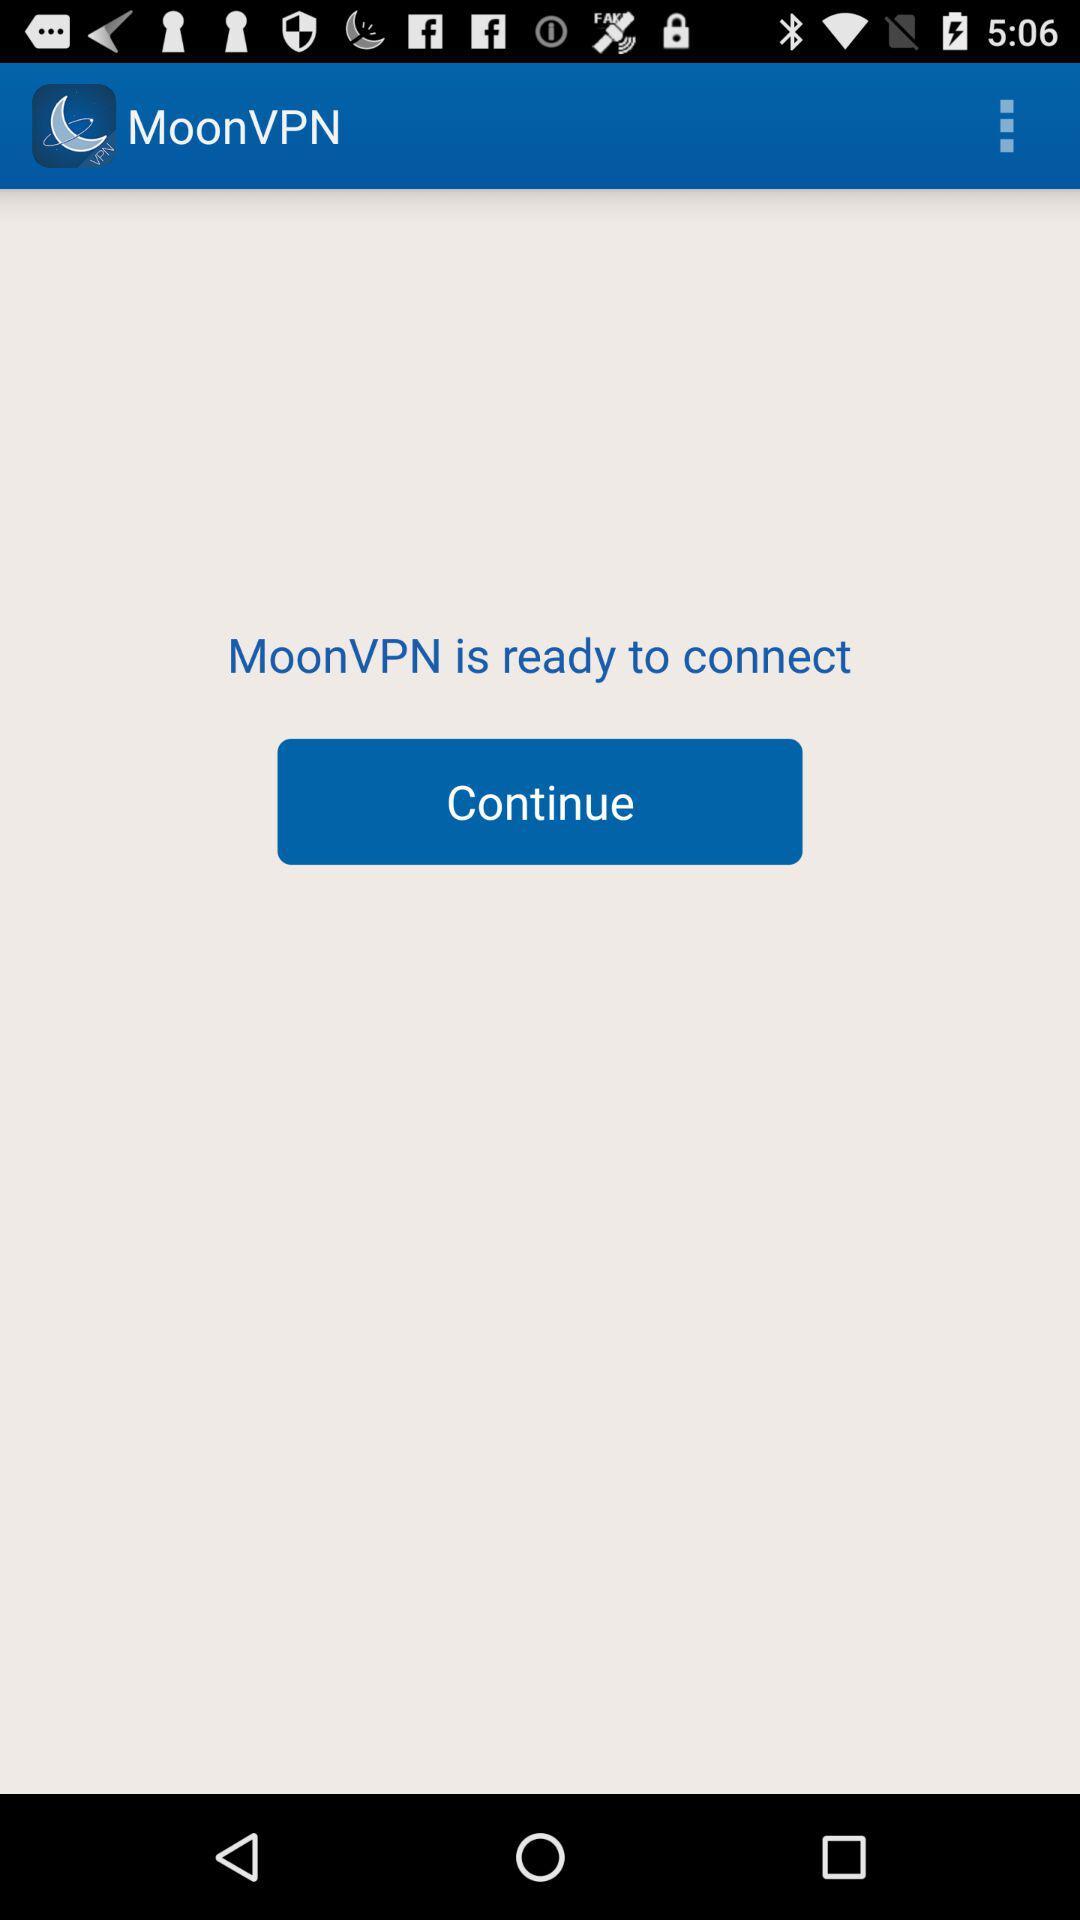  What do you see at coordinates (1006, 124) in the screenshot?
I see `the item next to moonvpn icon` at bounding box center [1006, 124].